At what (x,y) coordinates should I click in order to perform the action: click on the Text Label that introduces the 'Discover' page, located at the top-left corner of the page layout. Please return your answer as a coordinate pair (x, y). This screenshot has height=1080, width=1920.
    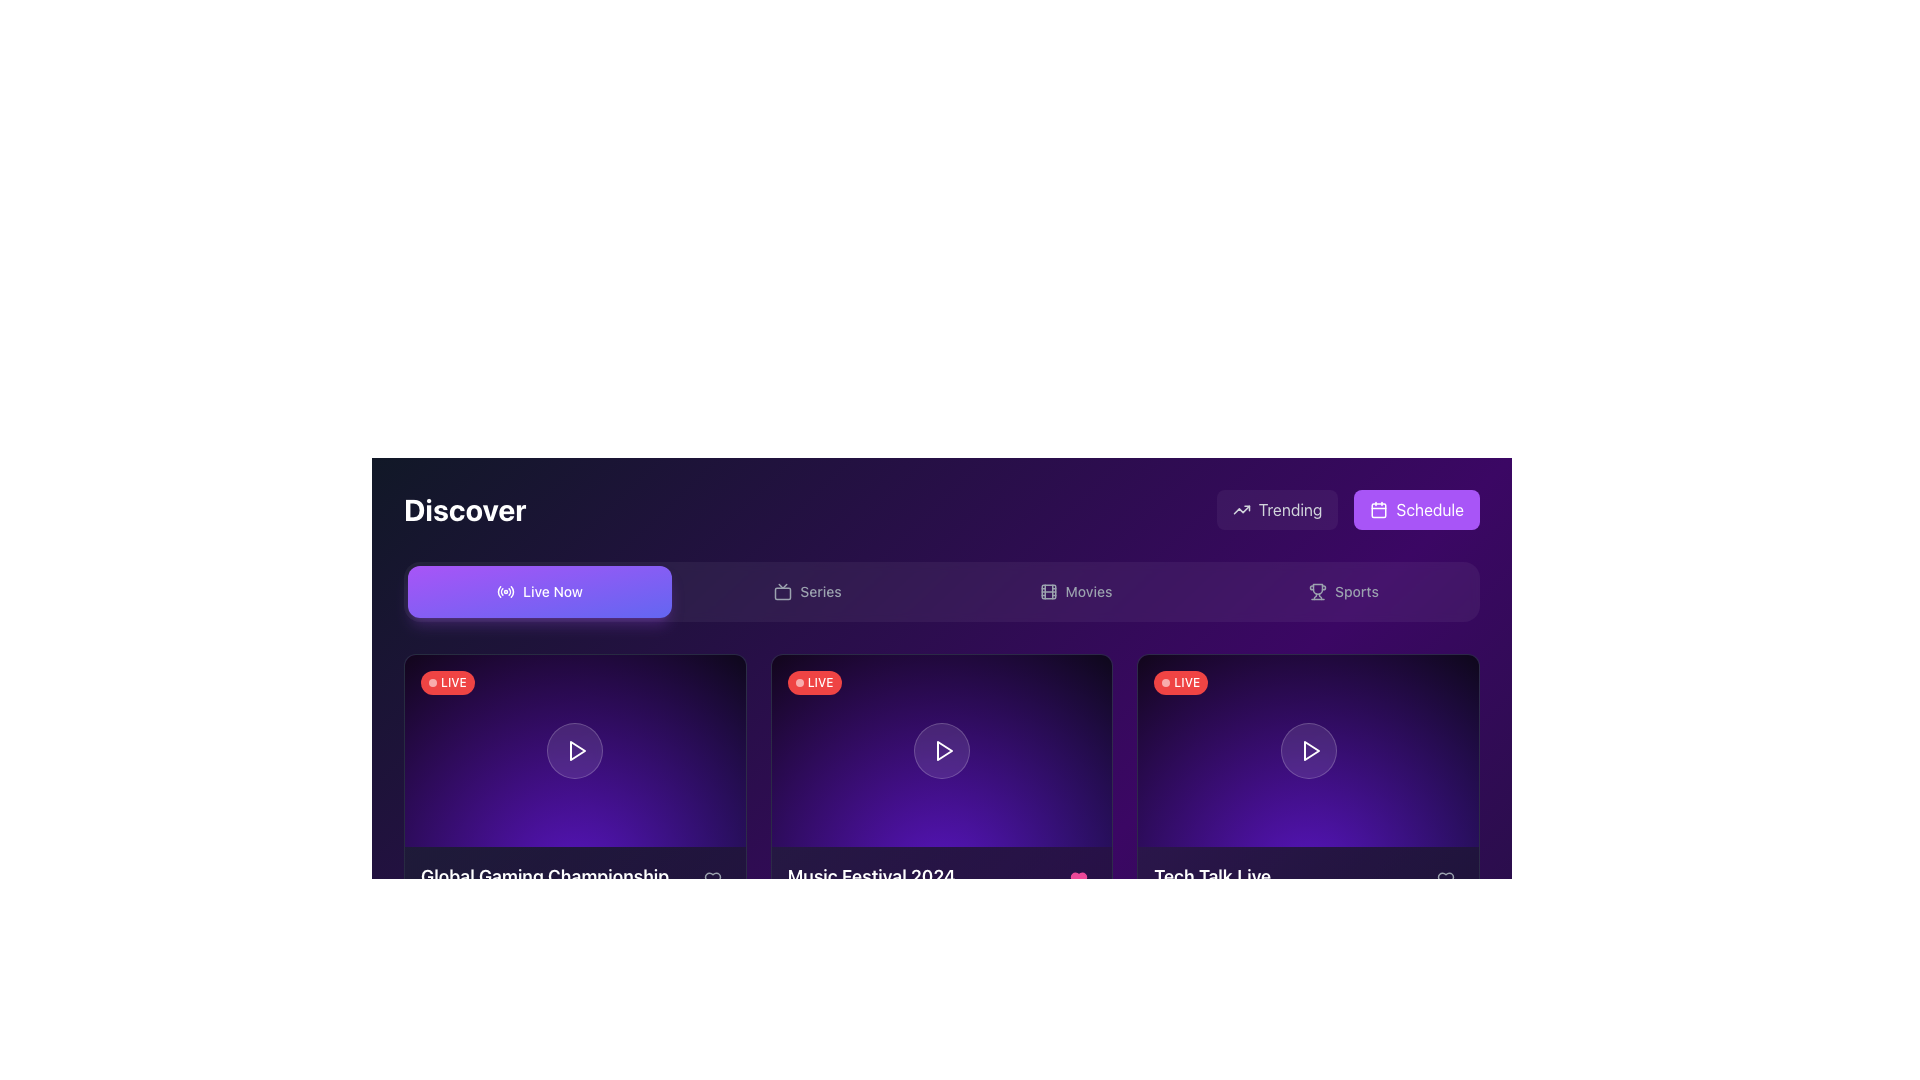
    Looking at the image, I should click on (464, 508).